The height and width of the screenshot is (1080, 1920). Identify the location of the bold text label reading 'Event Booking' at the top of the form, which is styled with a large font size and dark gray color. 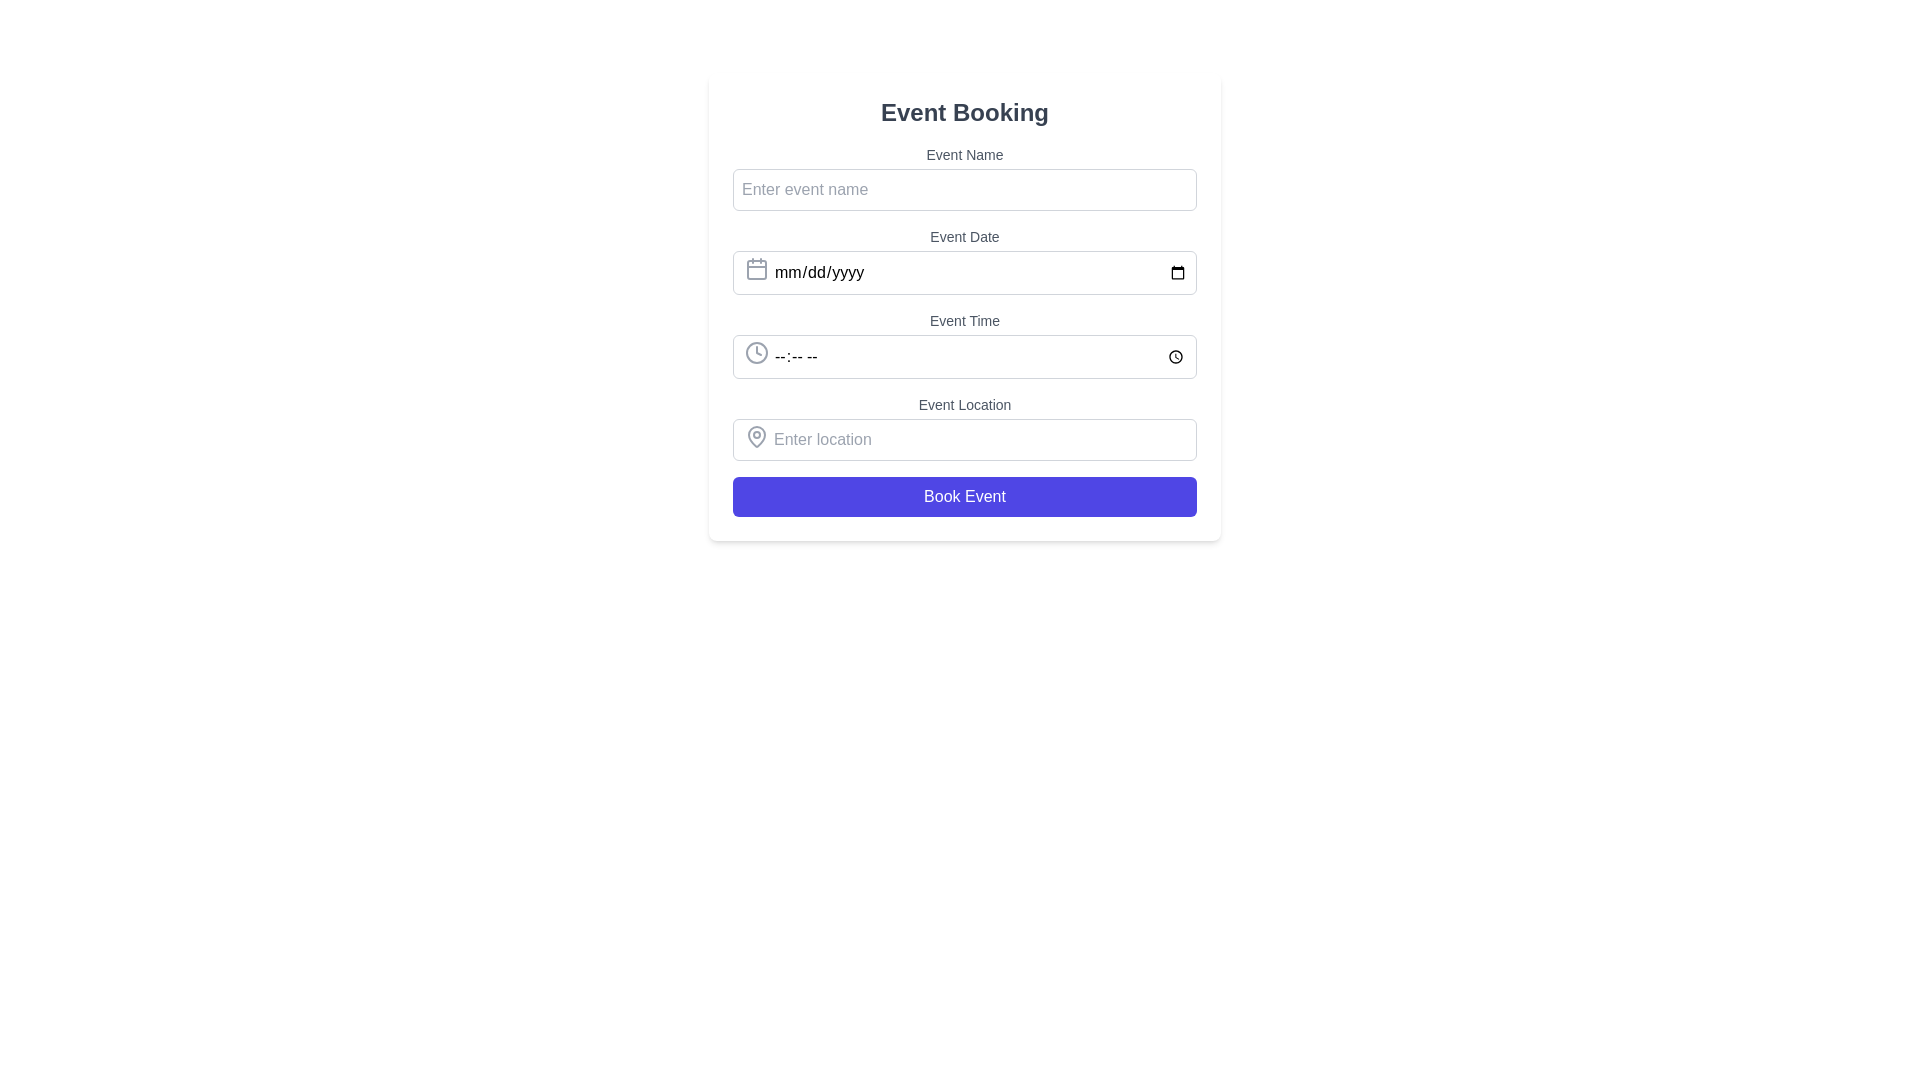
(964, 112).